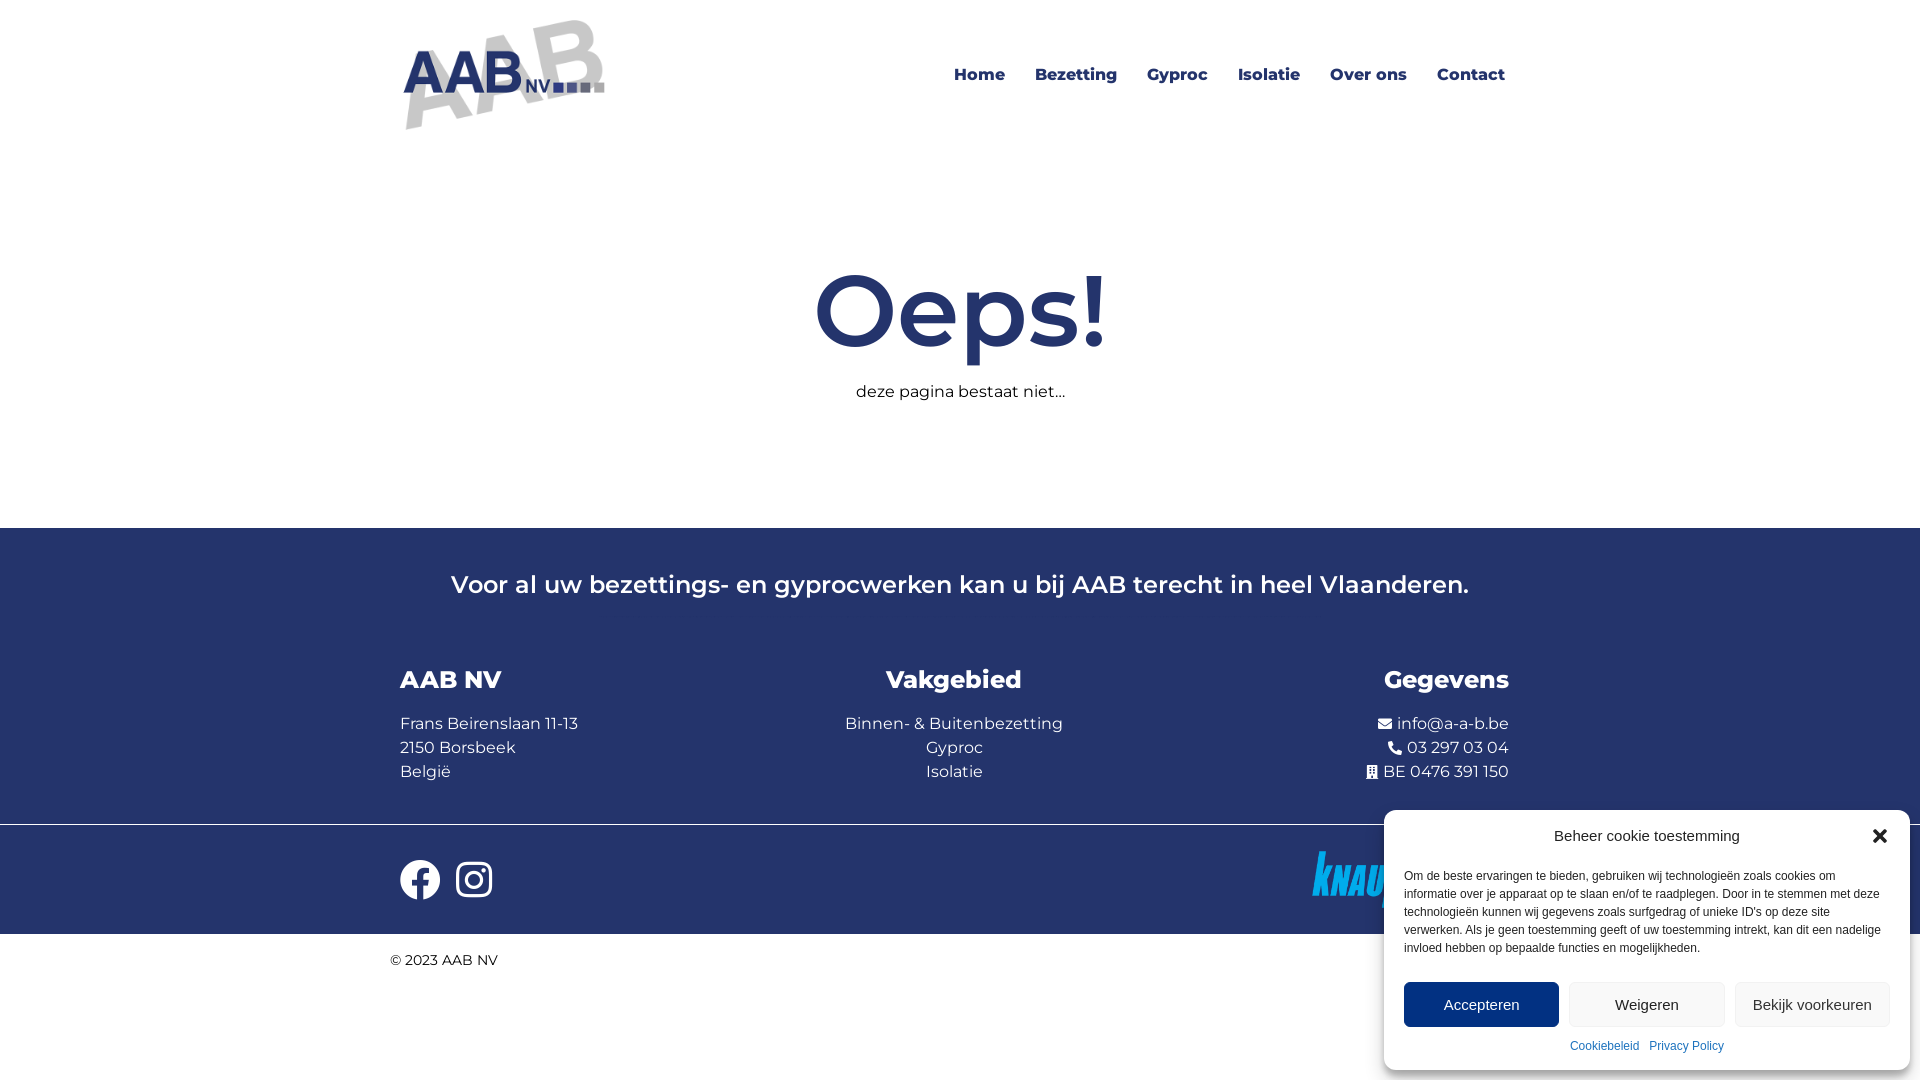  What do you see at coordinates (1177, 73) in the screenshot?
I see `'Gyproc'` at bounding box center [1177, 73].